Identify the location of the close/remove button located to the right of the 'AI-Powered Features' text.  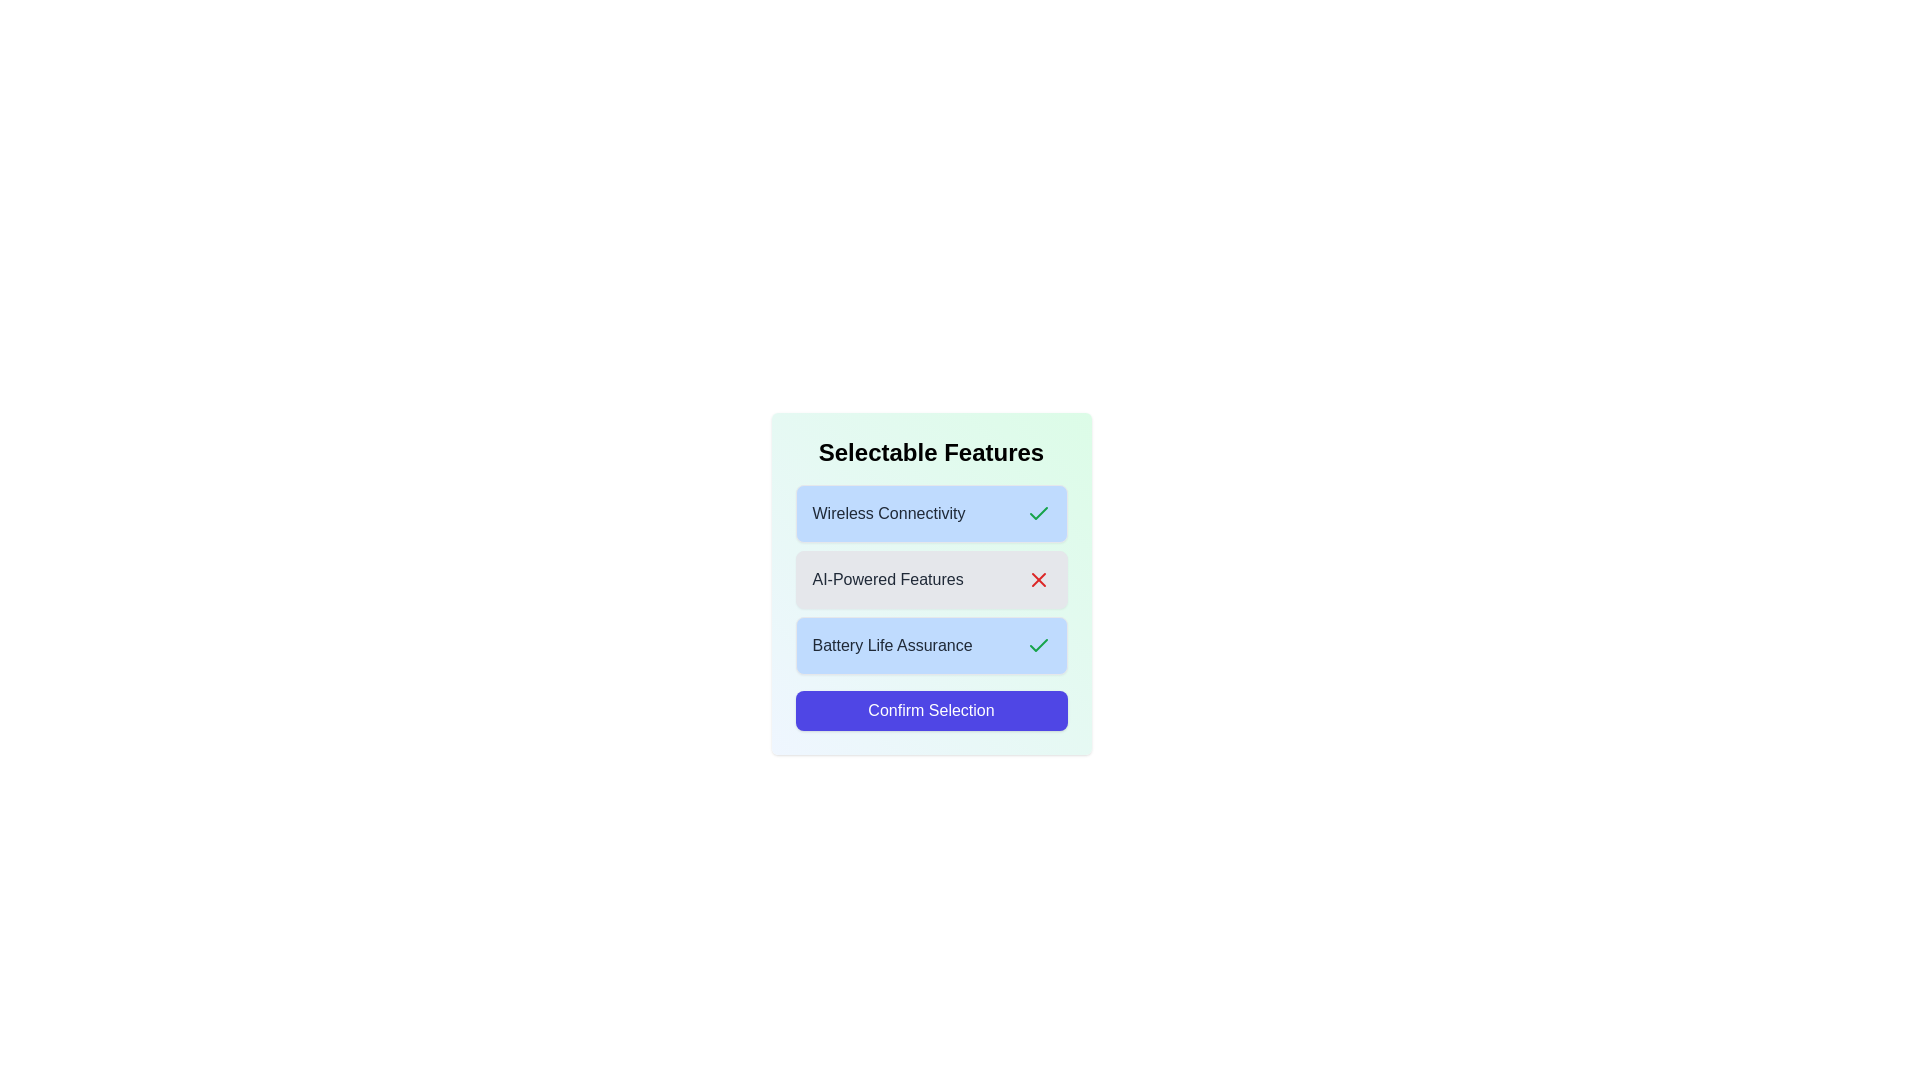
(1038, 579).